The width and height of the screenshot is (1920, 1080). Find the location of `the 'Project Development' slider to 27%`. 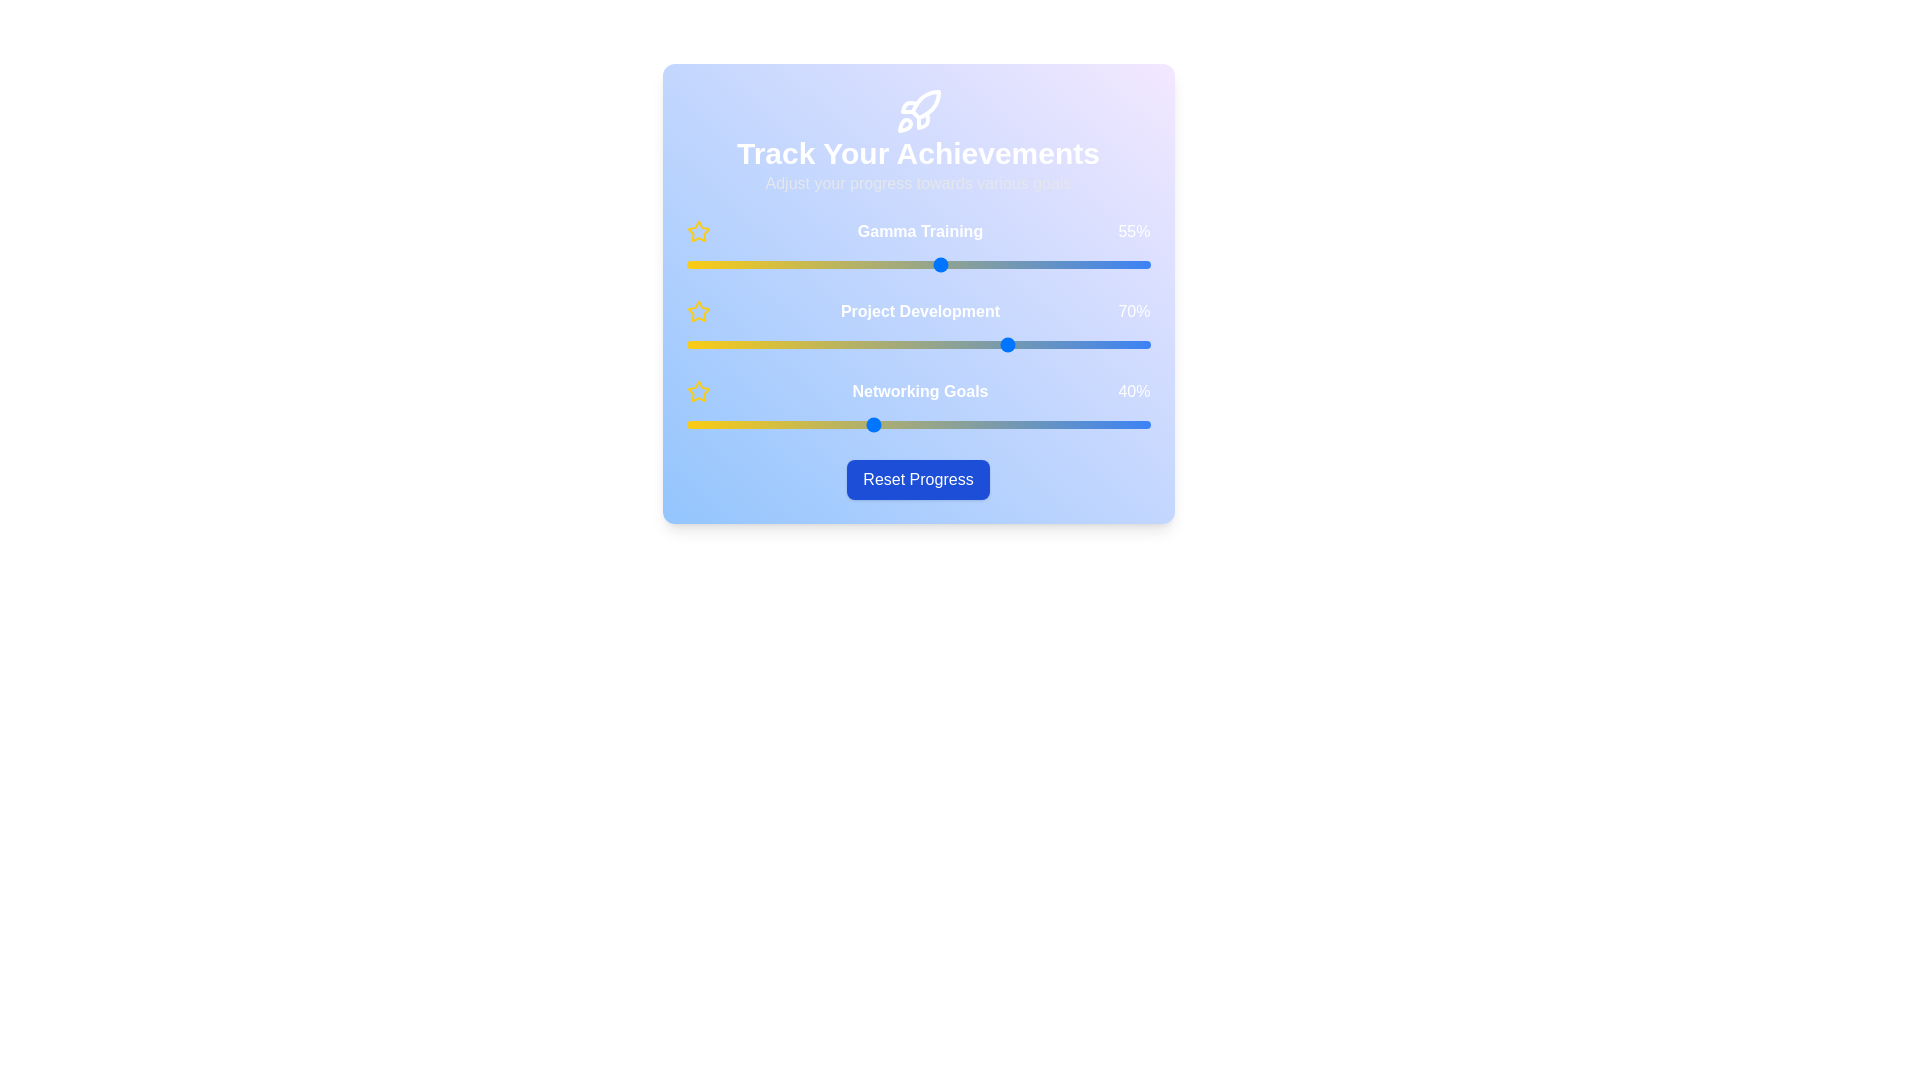

the 'Project Development' slider to 27% is located at coordinates (811, 343).